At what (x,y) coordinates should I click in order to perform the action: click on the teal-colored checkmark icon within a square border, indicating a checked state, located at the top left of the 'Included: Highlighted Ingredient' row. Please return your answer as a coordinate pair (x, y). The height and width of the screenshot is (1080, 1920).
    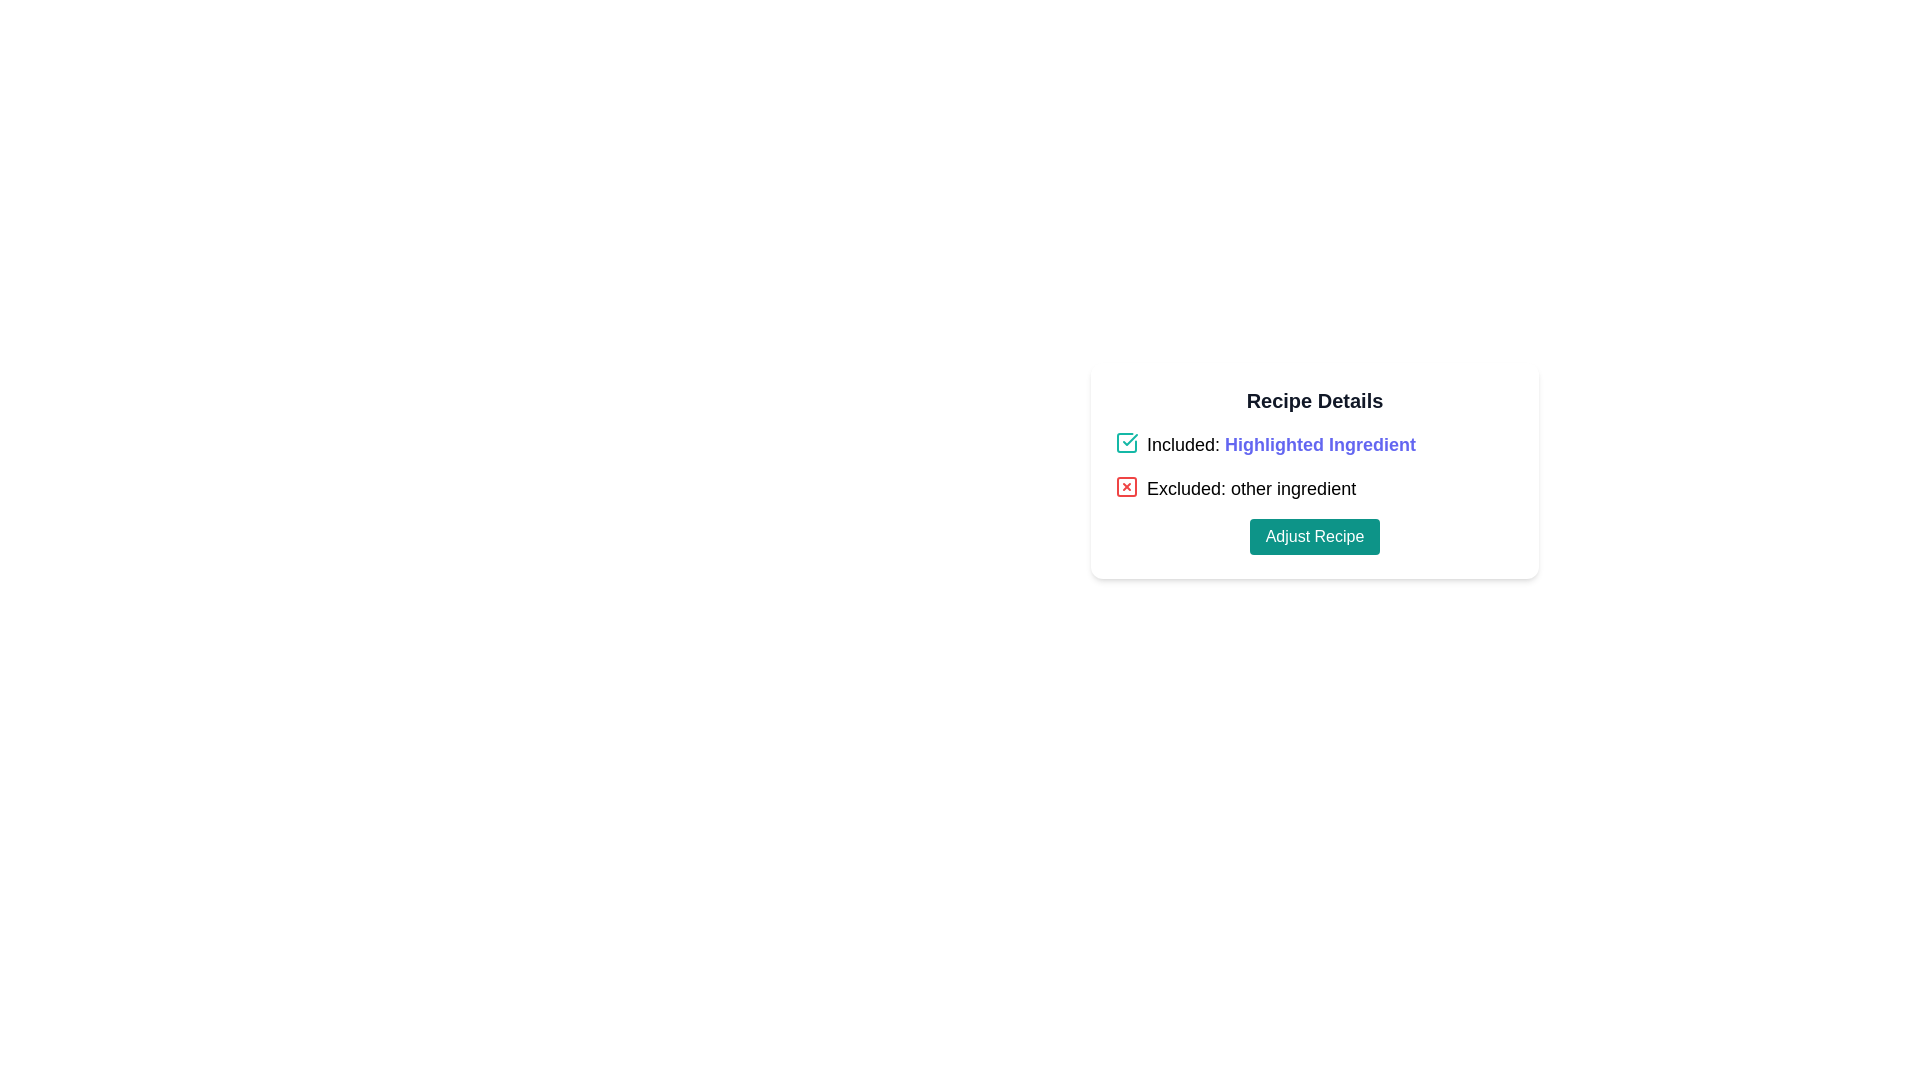
    Looking at the image, I should click on (1127, 442).